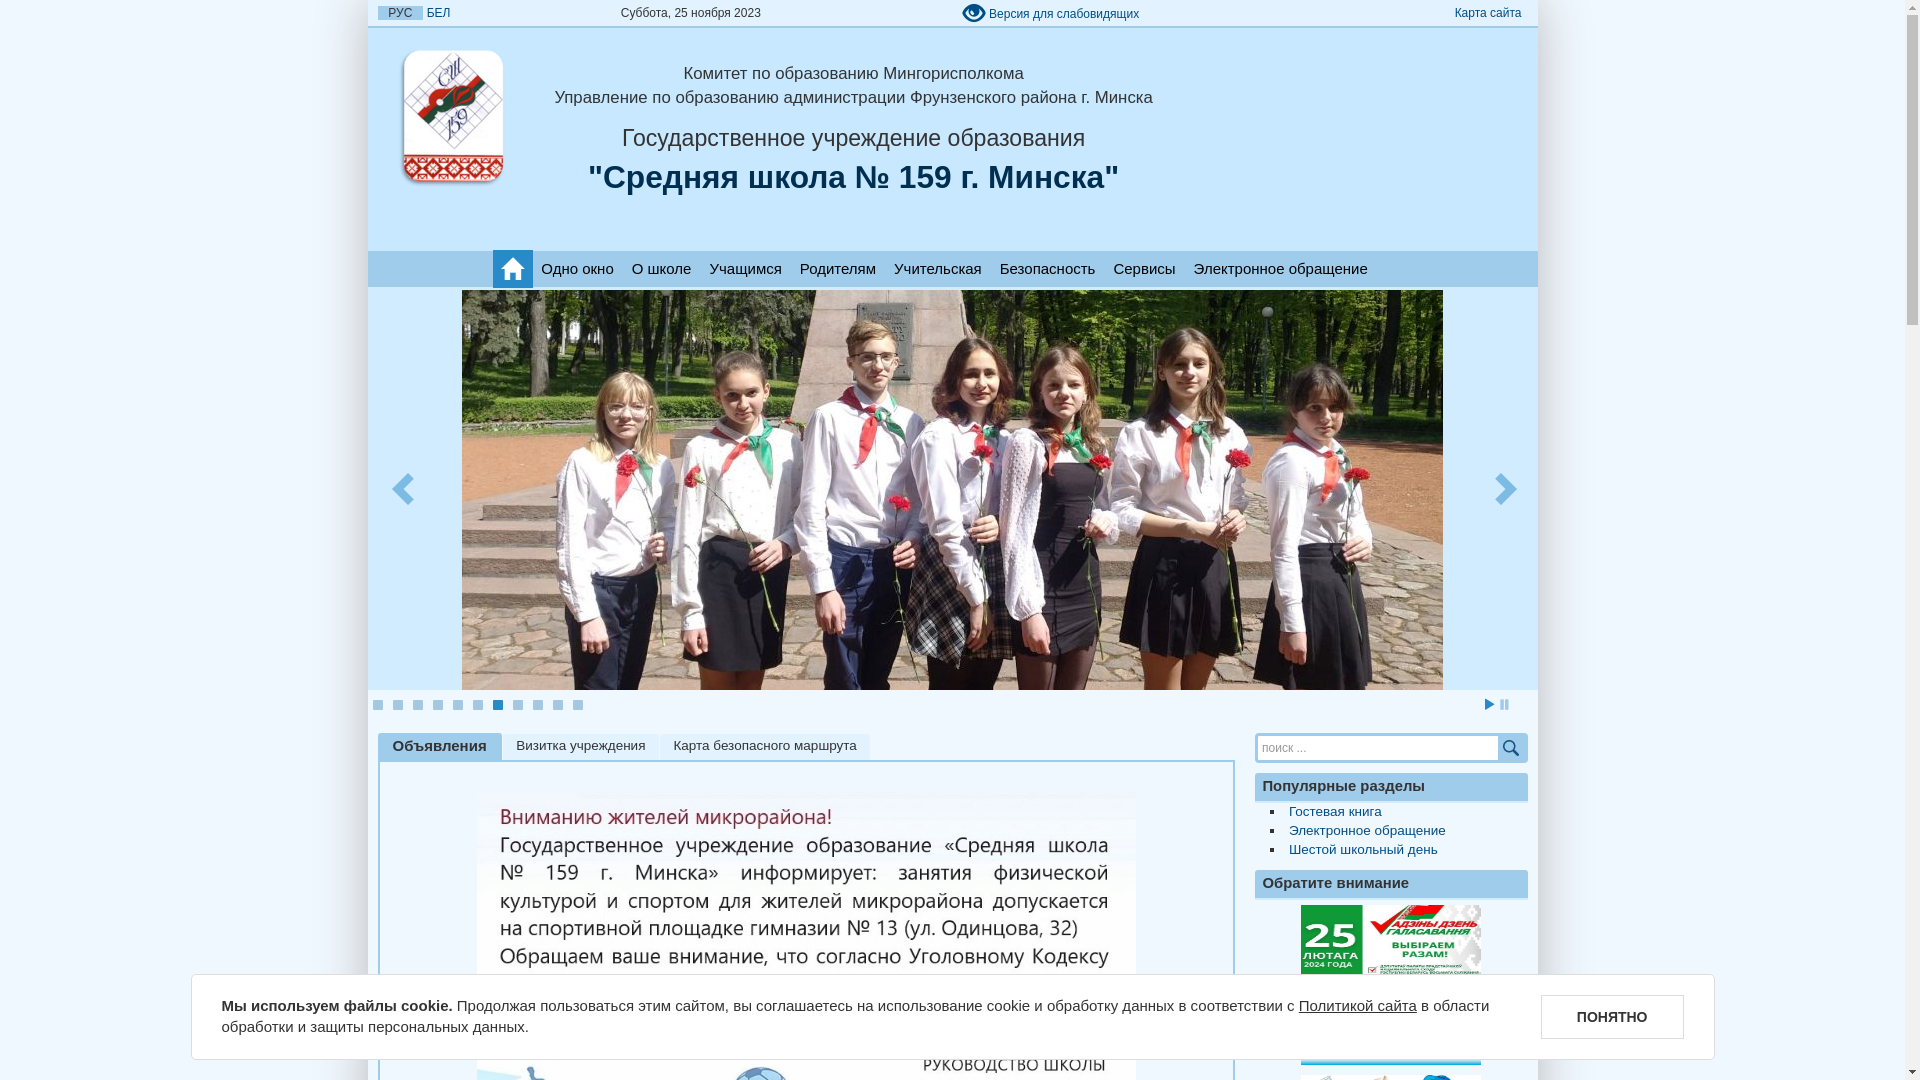  What do you see at coordinates (372, 704) in the screenshot?
I see `'1'` at bounding box center [372, 704].